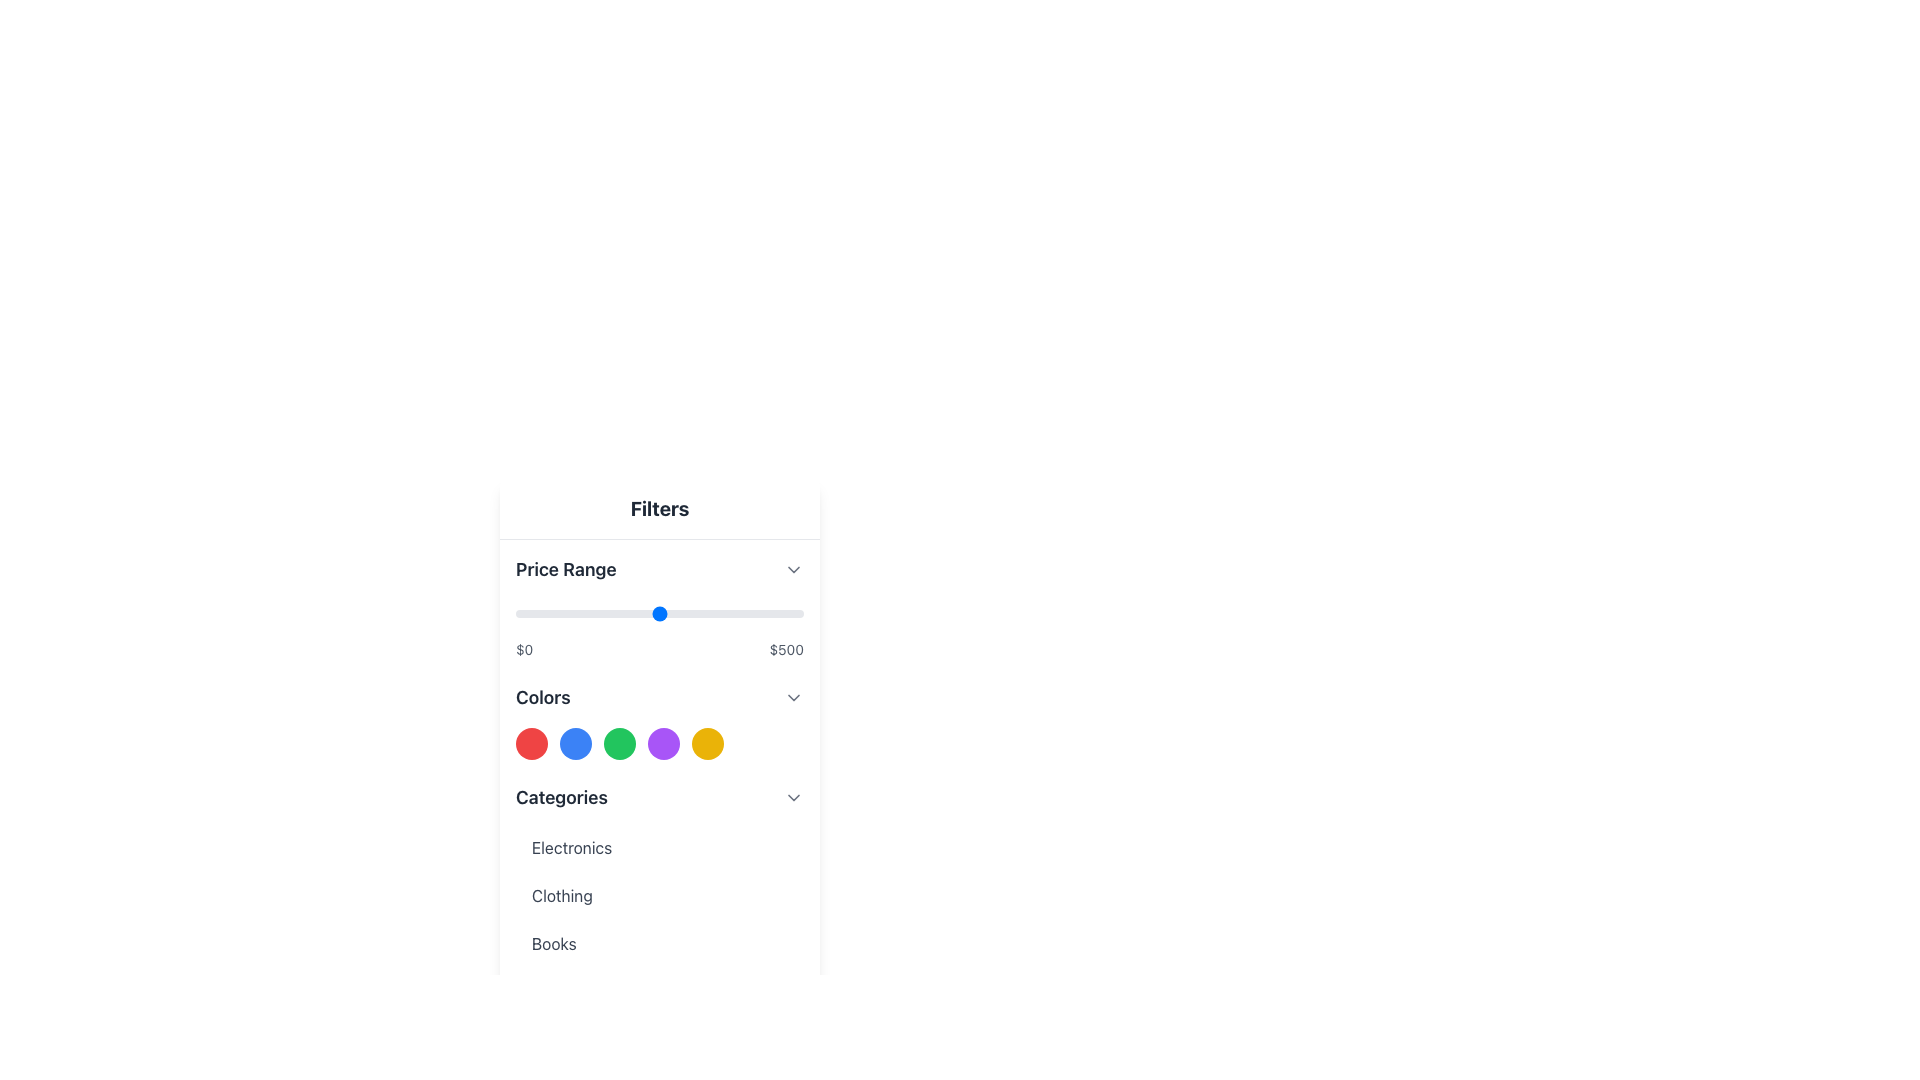 Image resolution: width=1920 pixels, height=1080 pixels. What do you see at coordinates (773, 612) in the screenshot?
I see `the slider` at bounding box center [773, 612].